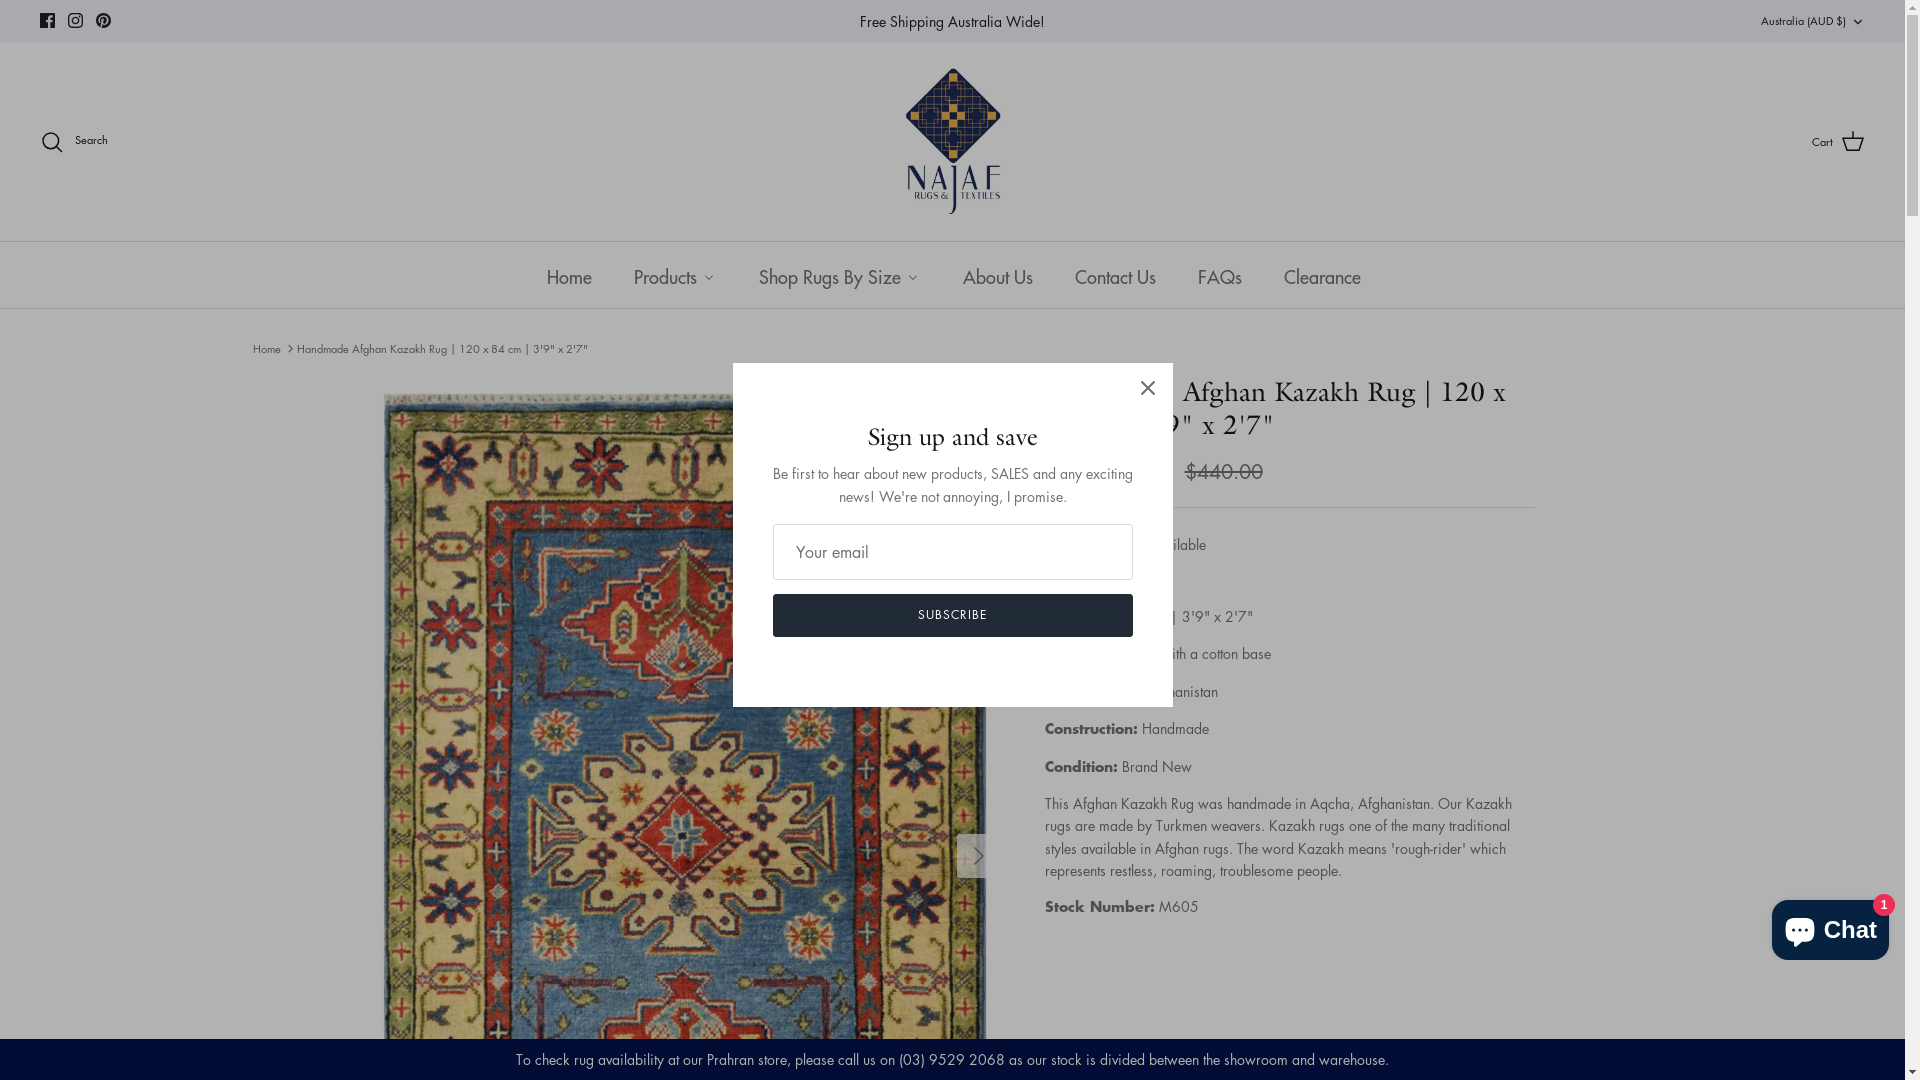 Image resolution: width=1920 pixels, height=1080 pixels. What do you see at coordinates (1830, 925) in the screenshot?
I see `'Shopify online store chat'` at bounding box center [1830, 925].